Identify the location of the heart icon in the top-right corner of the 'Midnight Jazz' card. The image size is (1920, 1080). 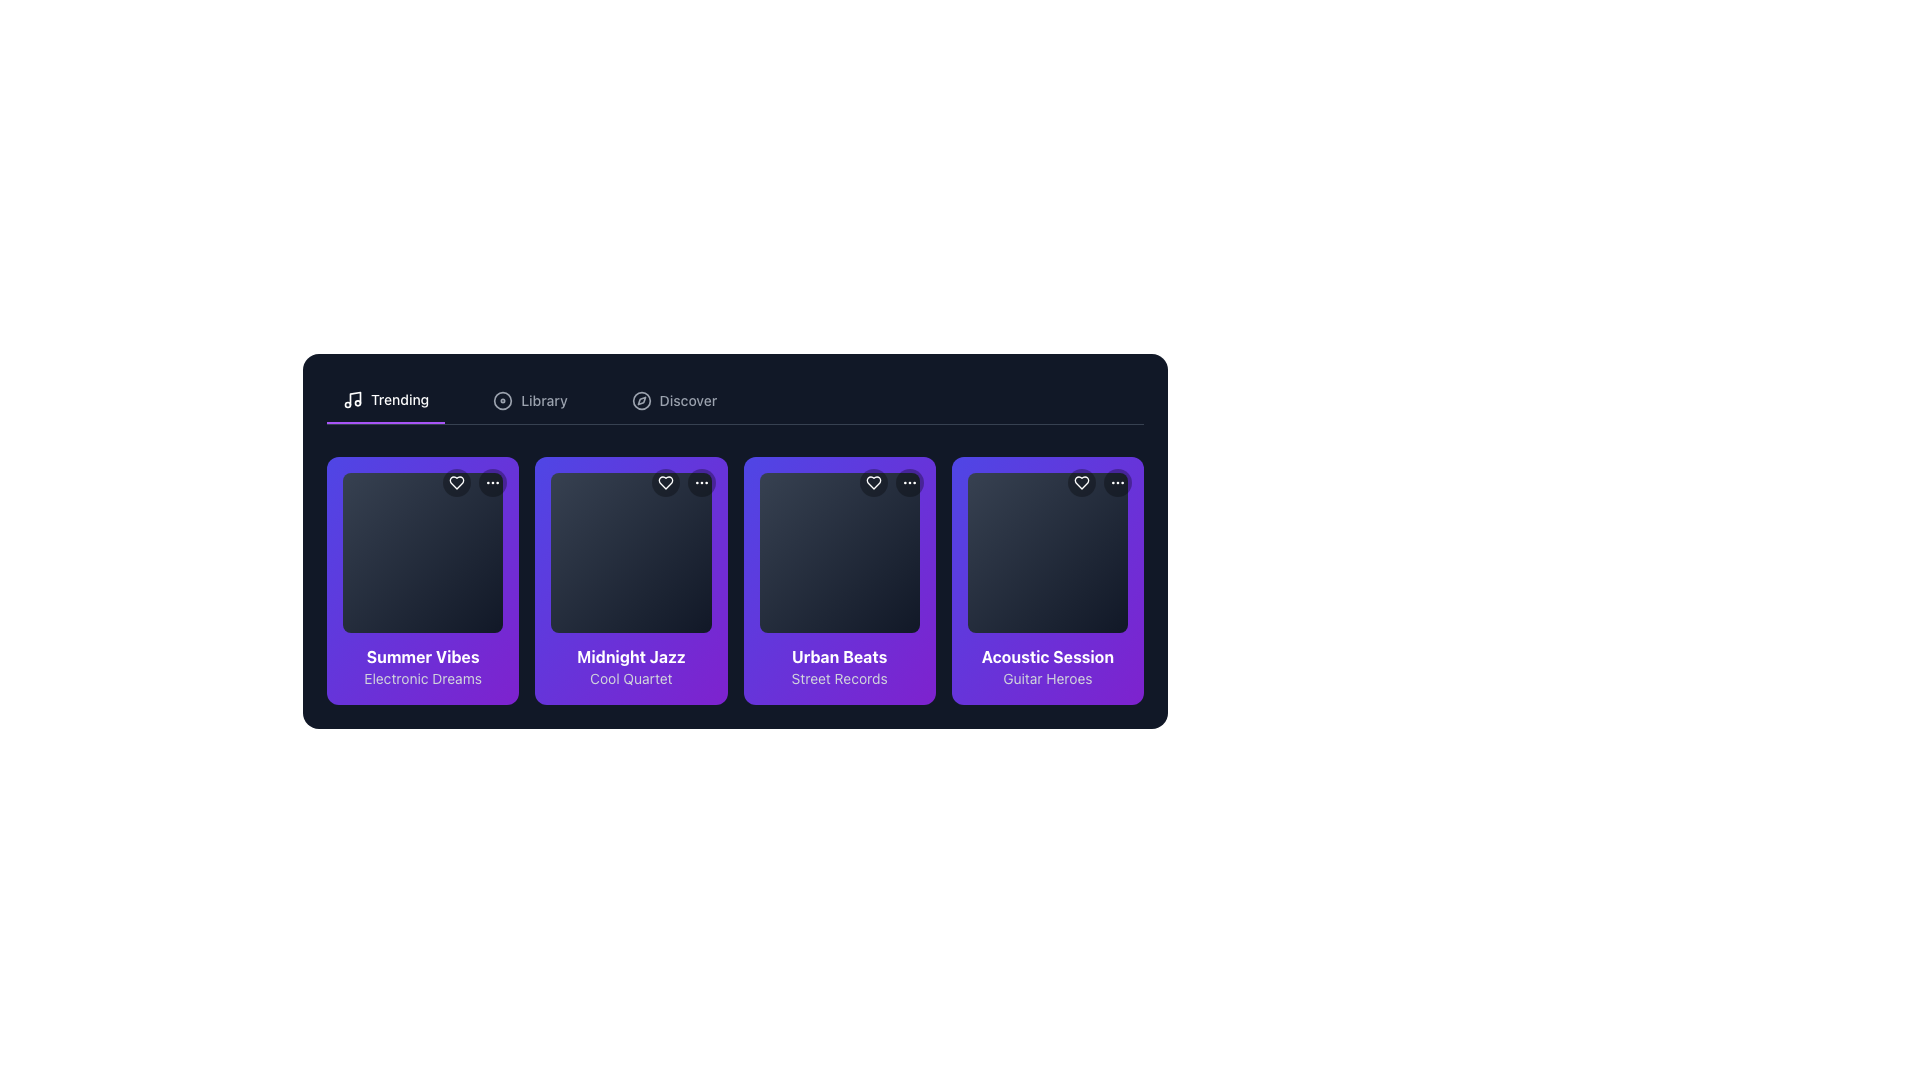
(665, 482).